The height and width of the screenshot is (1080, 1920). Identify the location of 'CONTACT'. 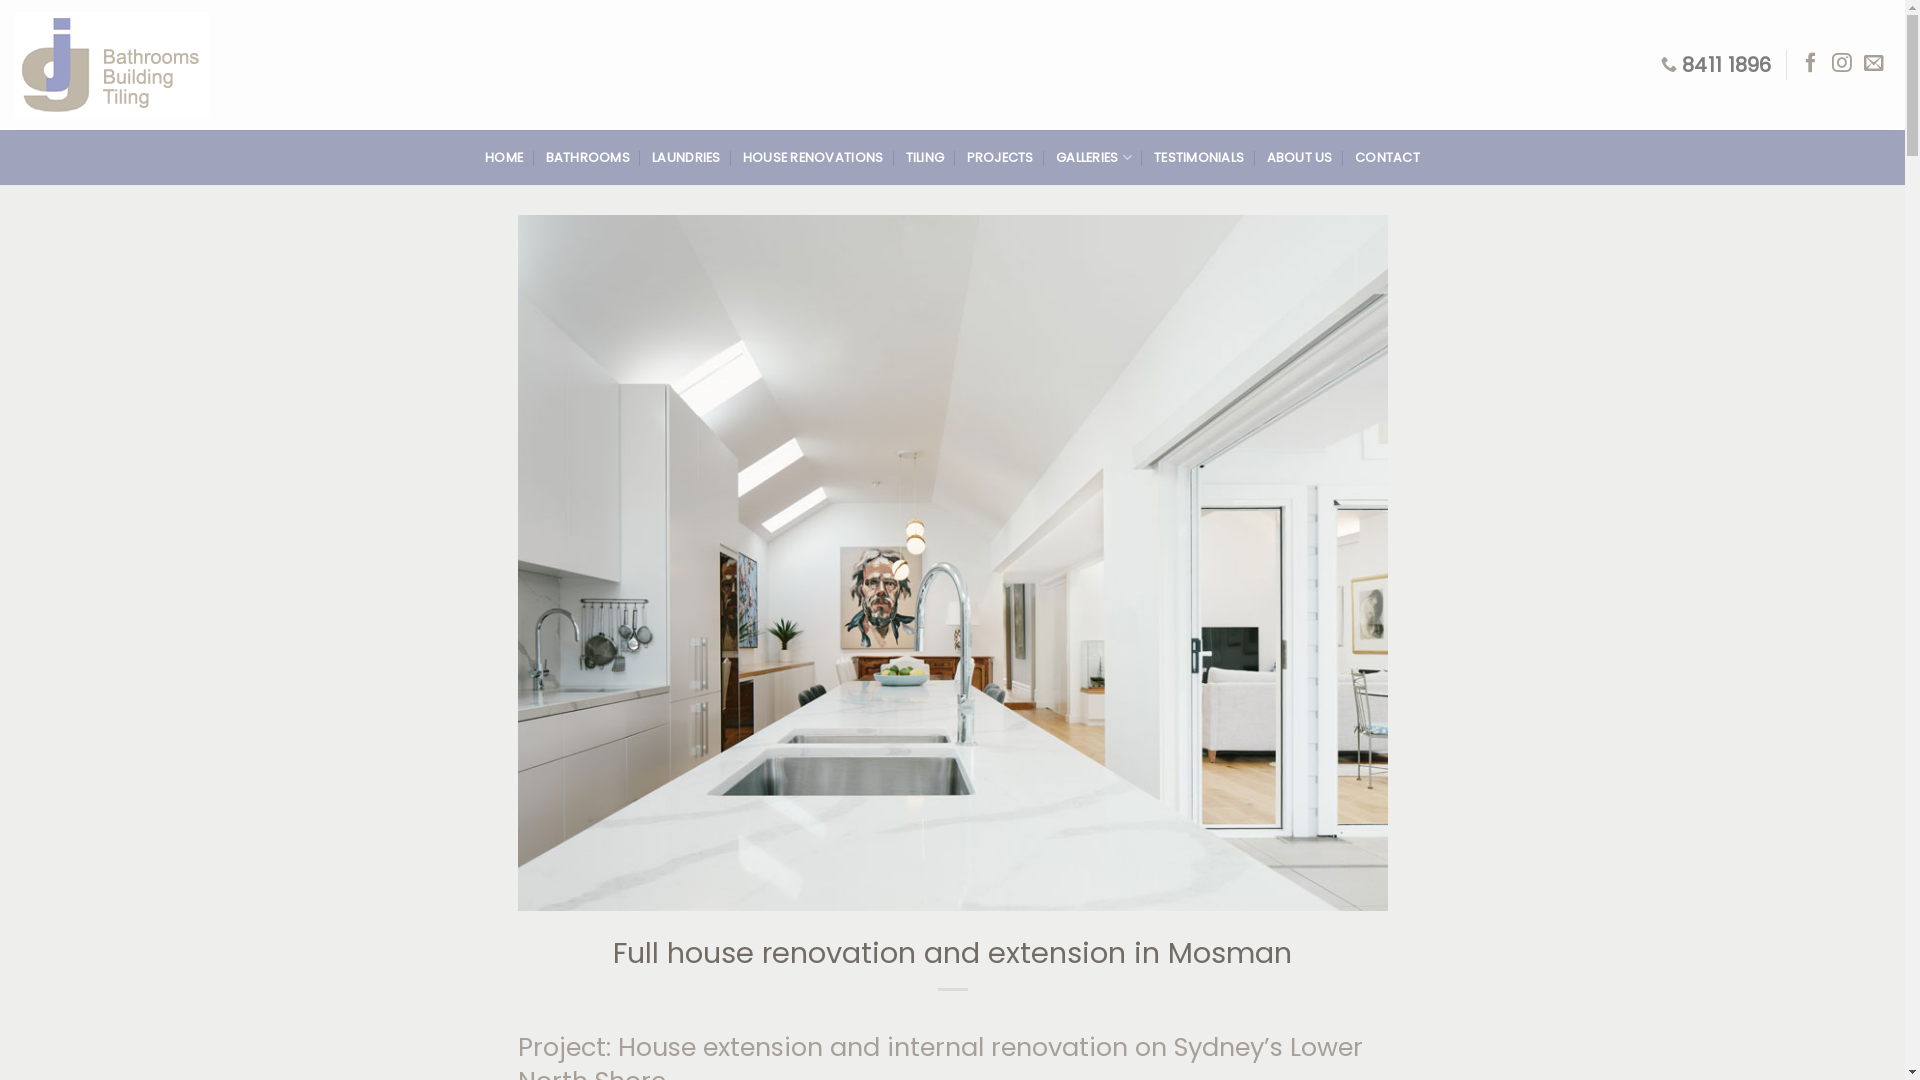
(1354, 157).